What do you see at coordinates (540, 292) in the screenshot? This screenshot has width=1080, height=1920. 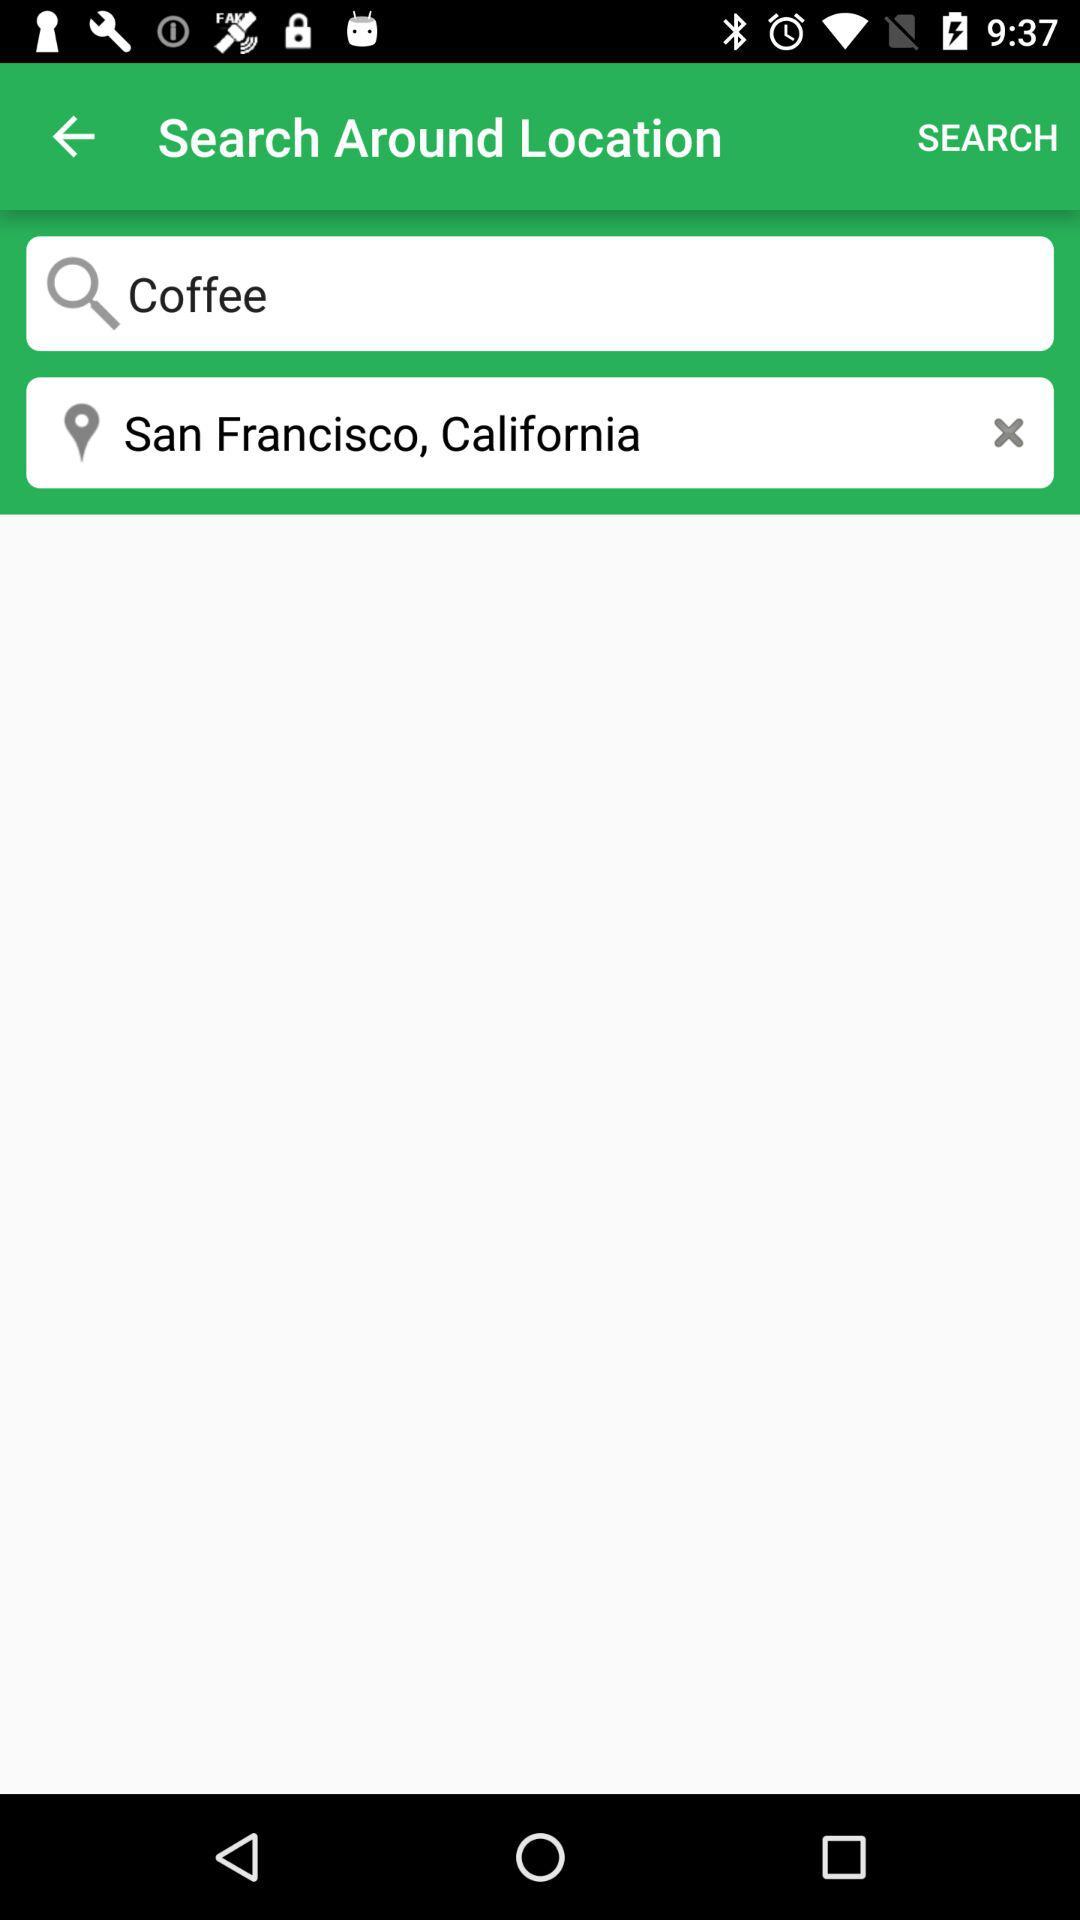 I see `the icon above san francisco, california item` at bounding box center [540, 292].